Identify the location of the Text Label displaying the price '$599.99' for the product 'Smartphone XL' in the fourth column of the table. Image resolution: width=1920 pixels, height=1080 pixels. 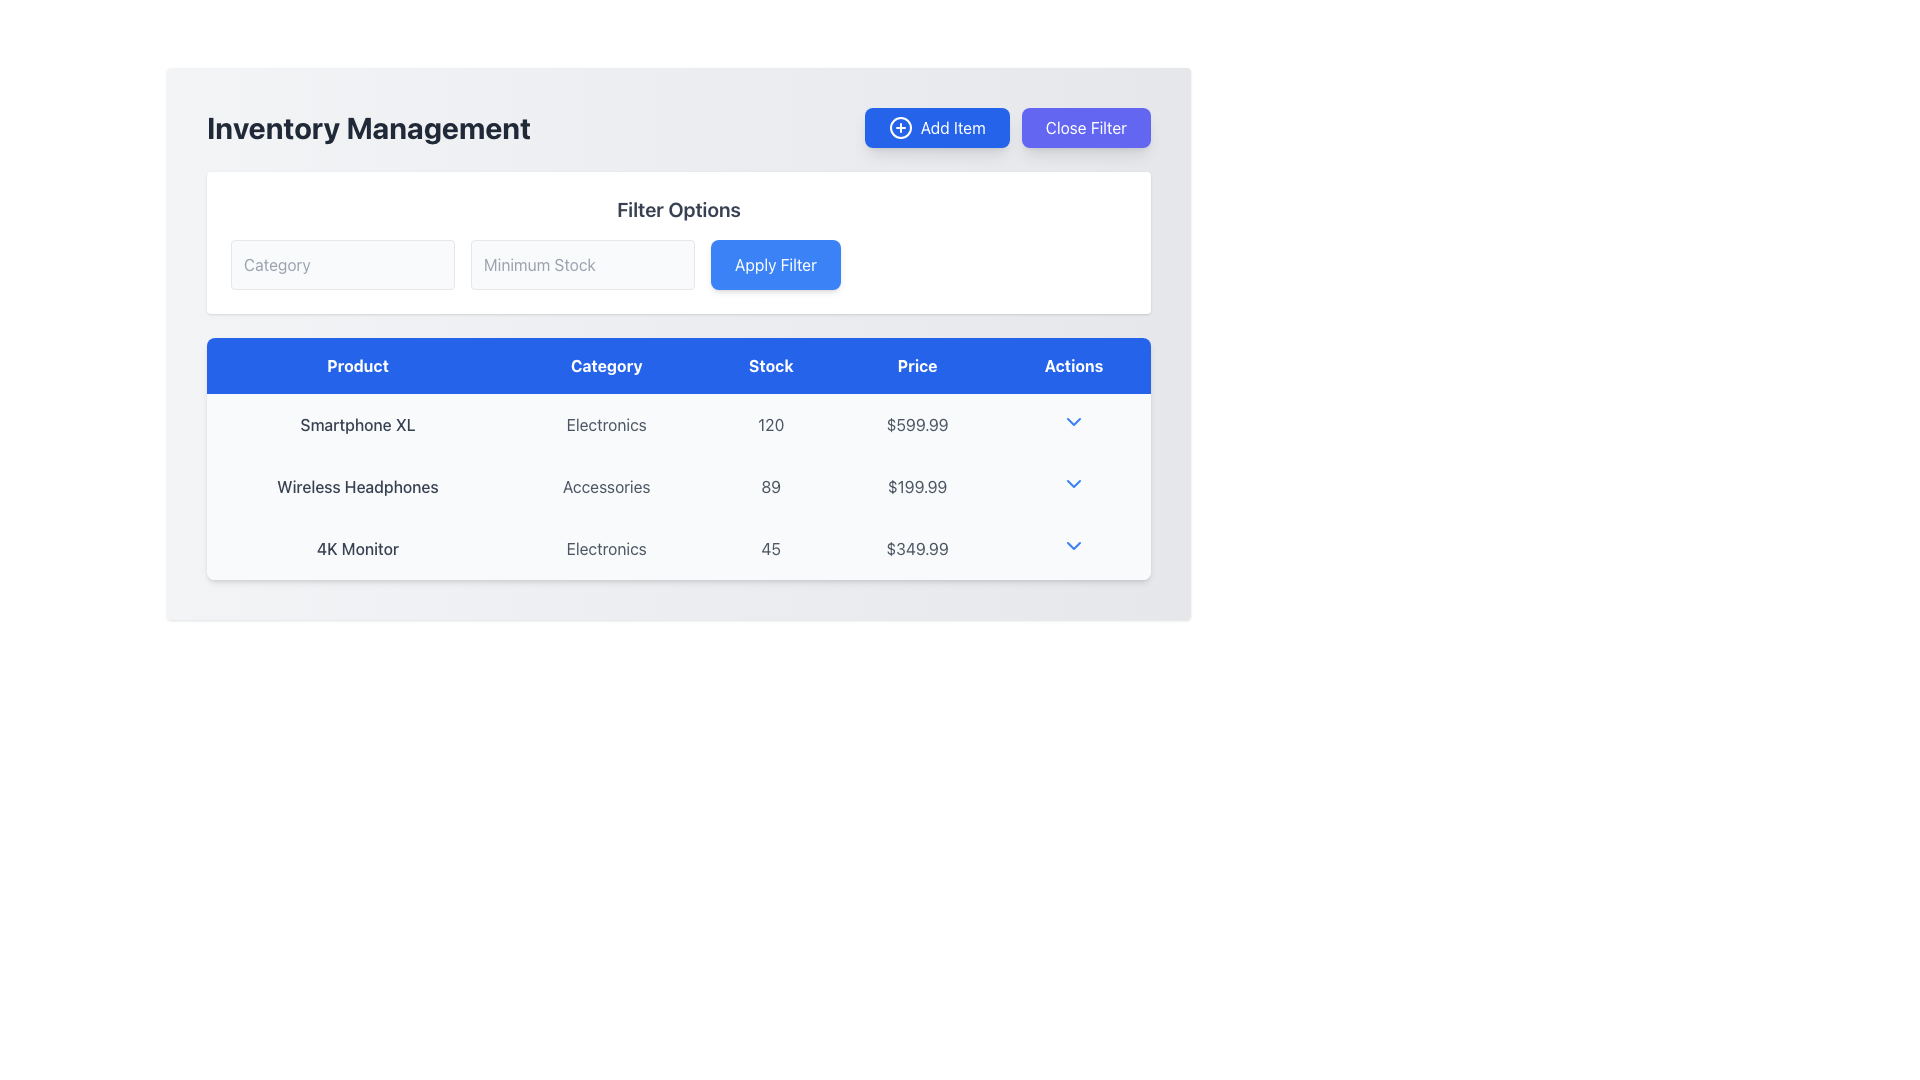
(916, 423).